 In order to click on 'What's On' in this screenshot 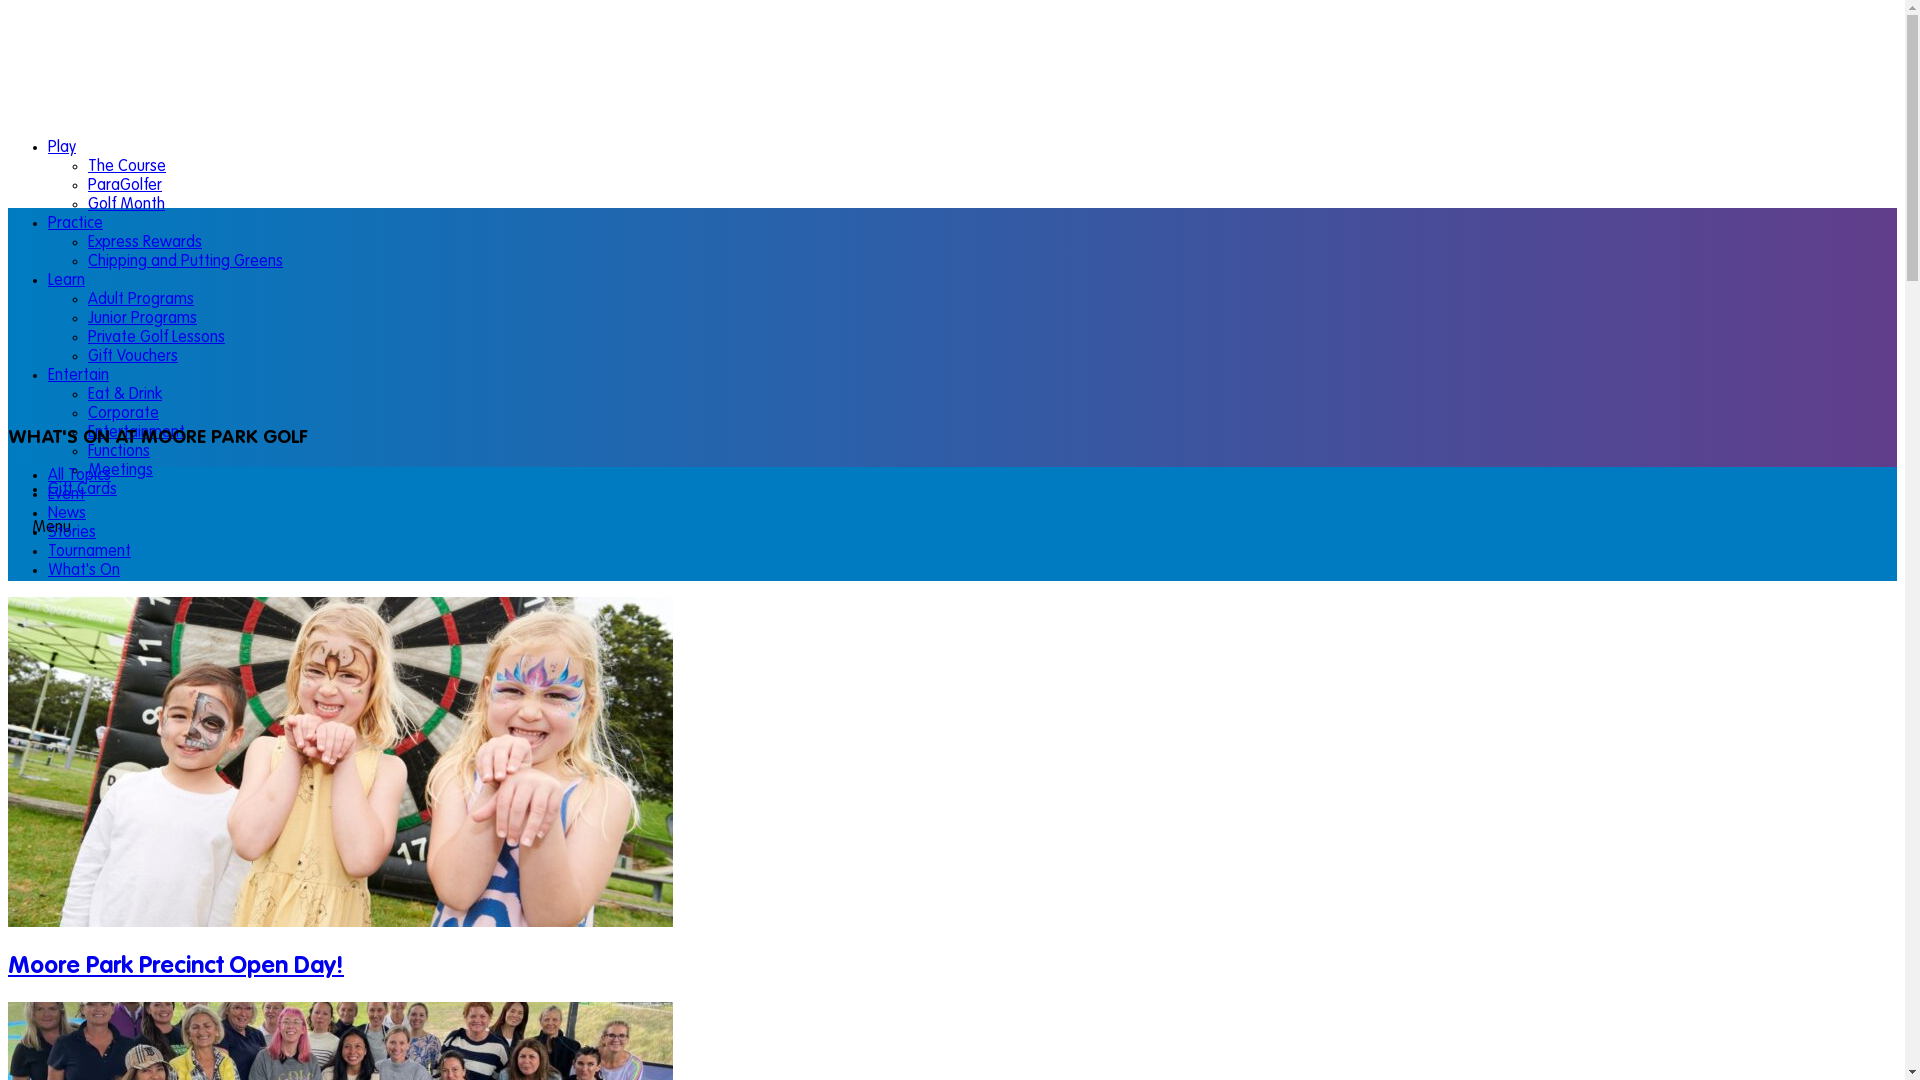, I will do `click(48, 570)`.